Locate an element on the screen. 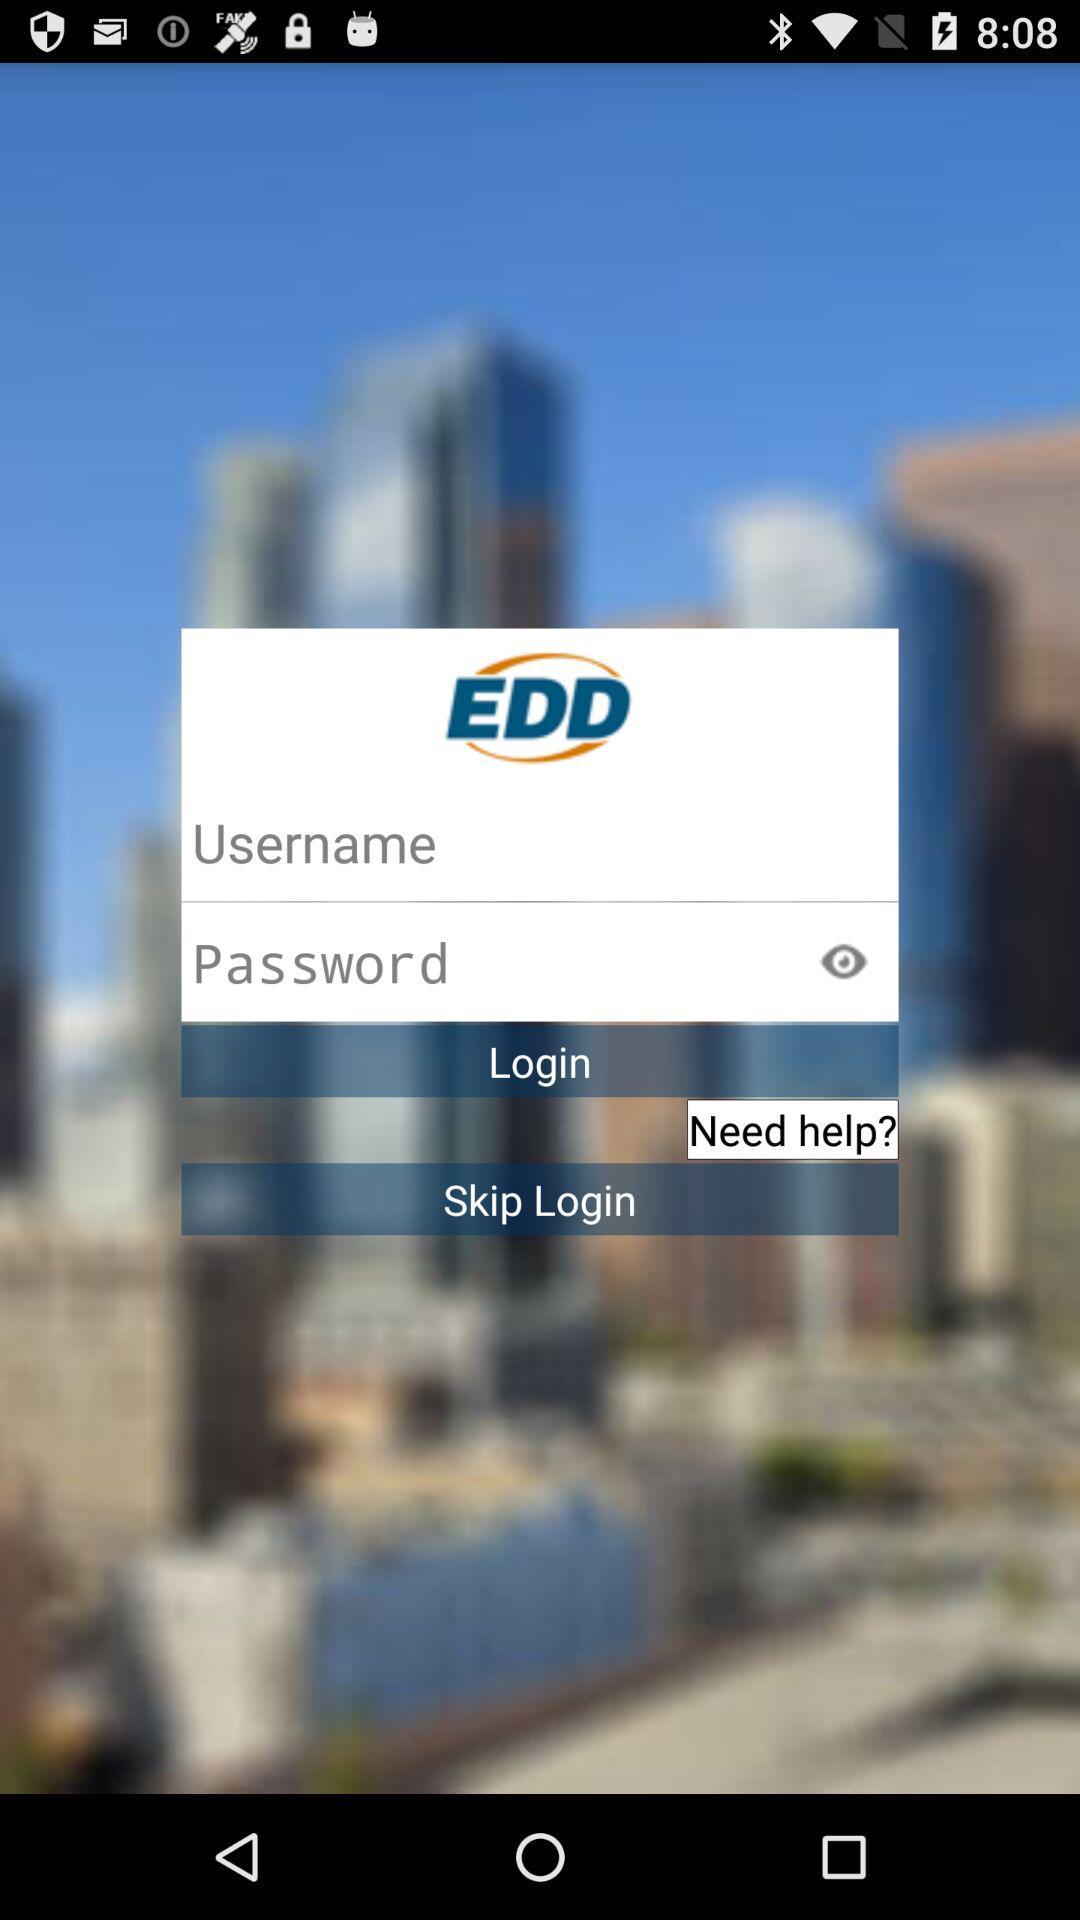 This screenshot has width=1080, height=1920. skip login icon is located at coordinates (540, 1199).